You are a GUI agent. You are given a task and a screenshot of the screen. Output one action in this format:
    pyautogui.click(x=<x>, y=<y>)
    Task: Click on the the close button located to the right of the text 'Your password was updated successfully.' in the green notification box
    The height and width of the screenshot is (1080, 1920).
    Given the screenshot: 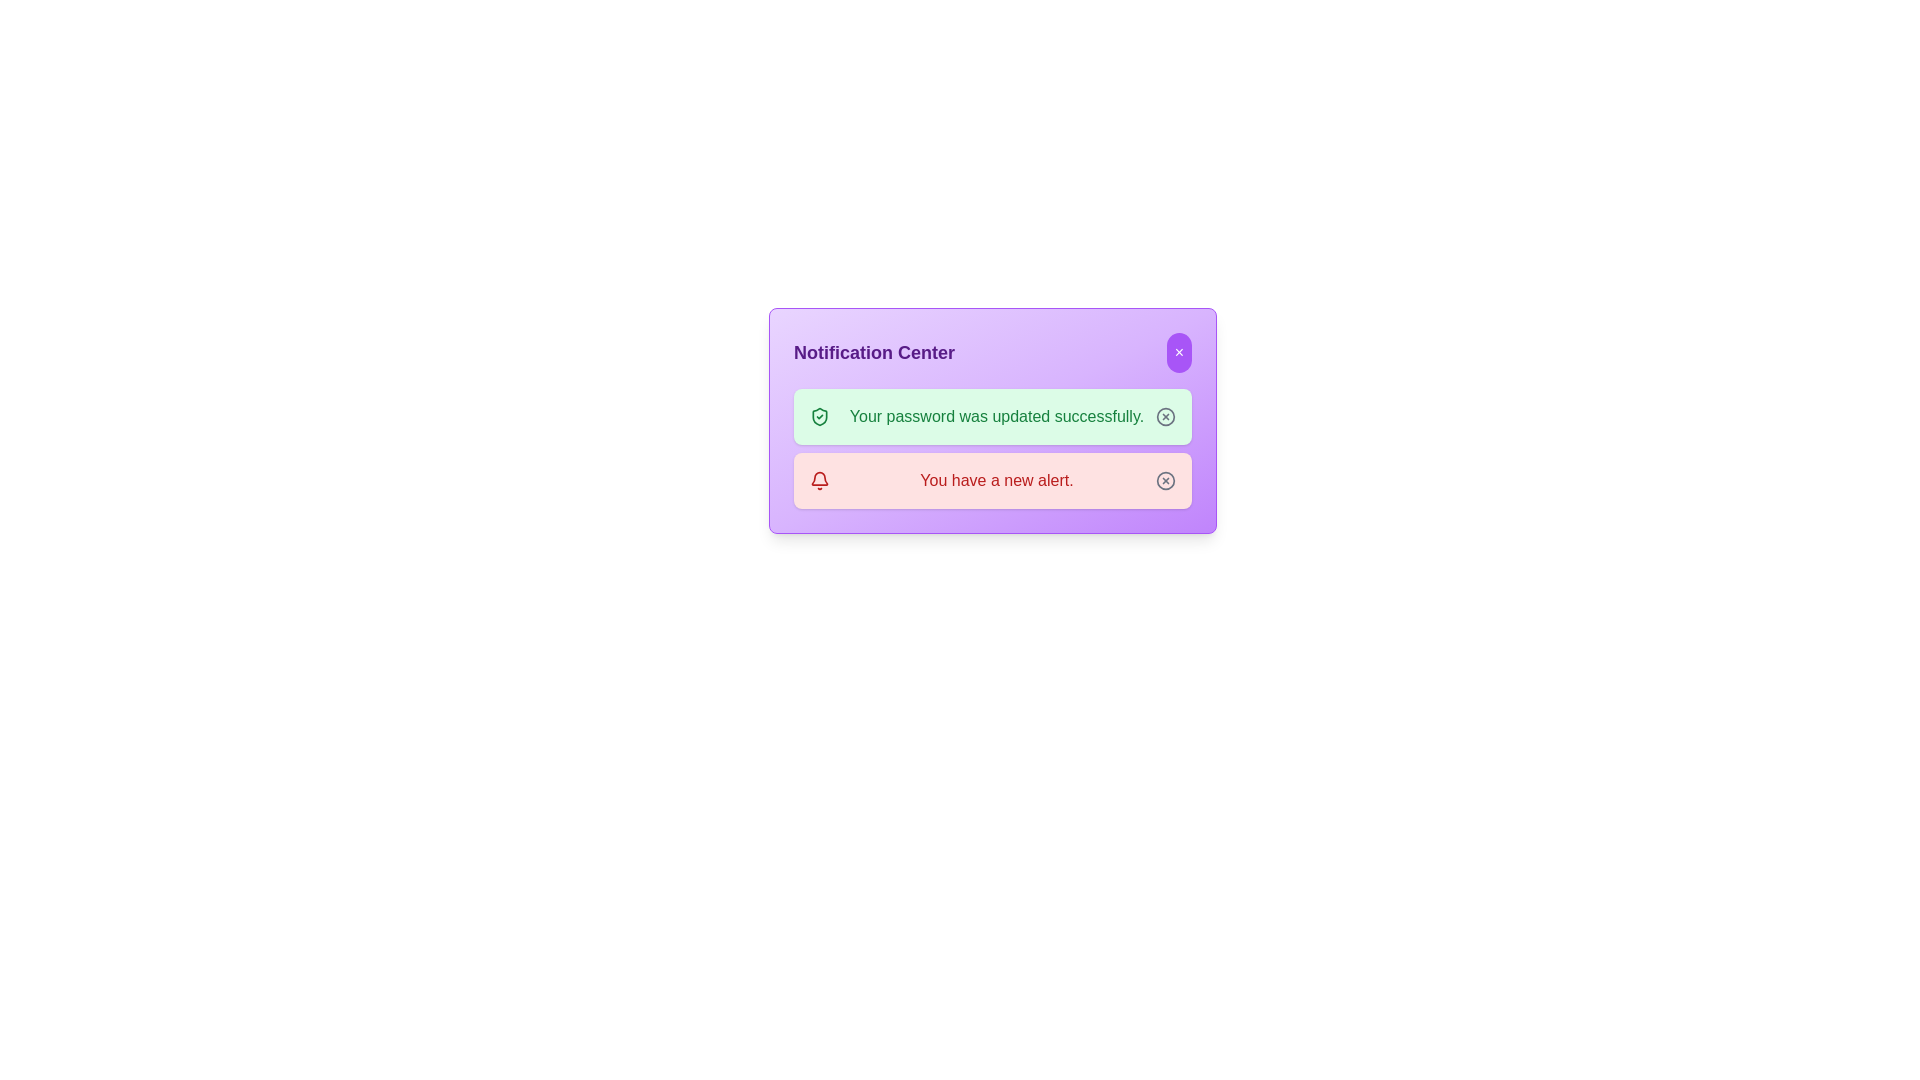 What is the action you would take?
    pyautogui.click(x=1166, y=415)
    